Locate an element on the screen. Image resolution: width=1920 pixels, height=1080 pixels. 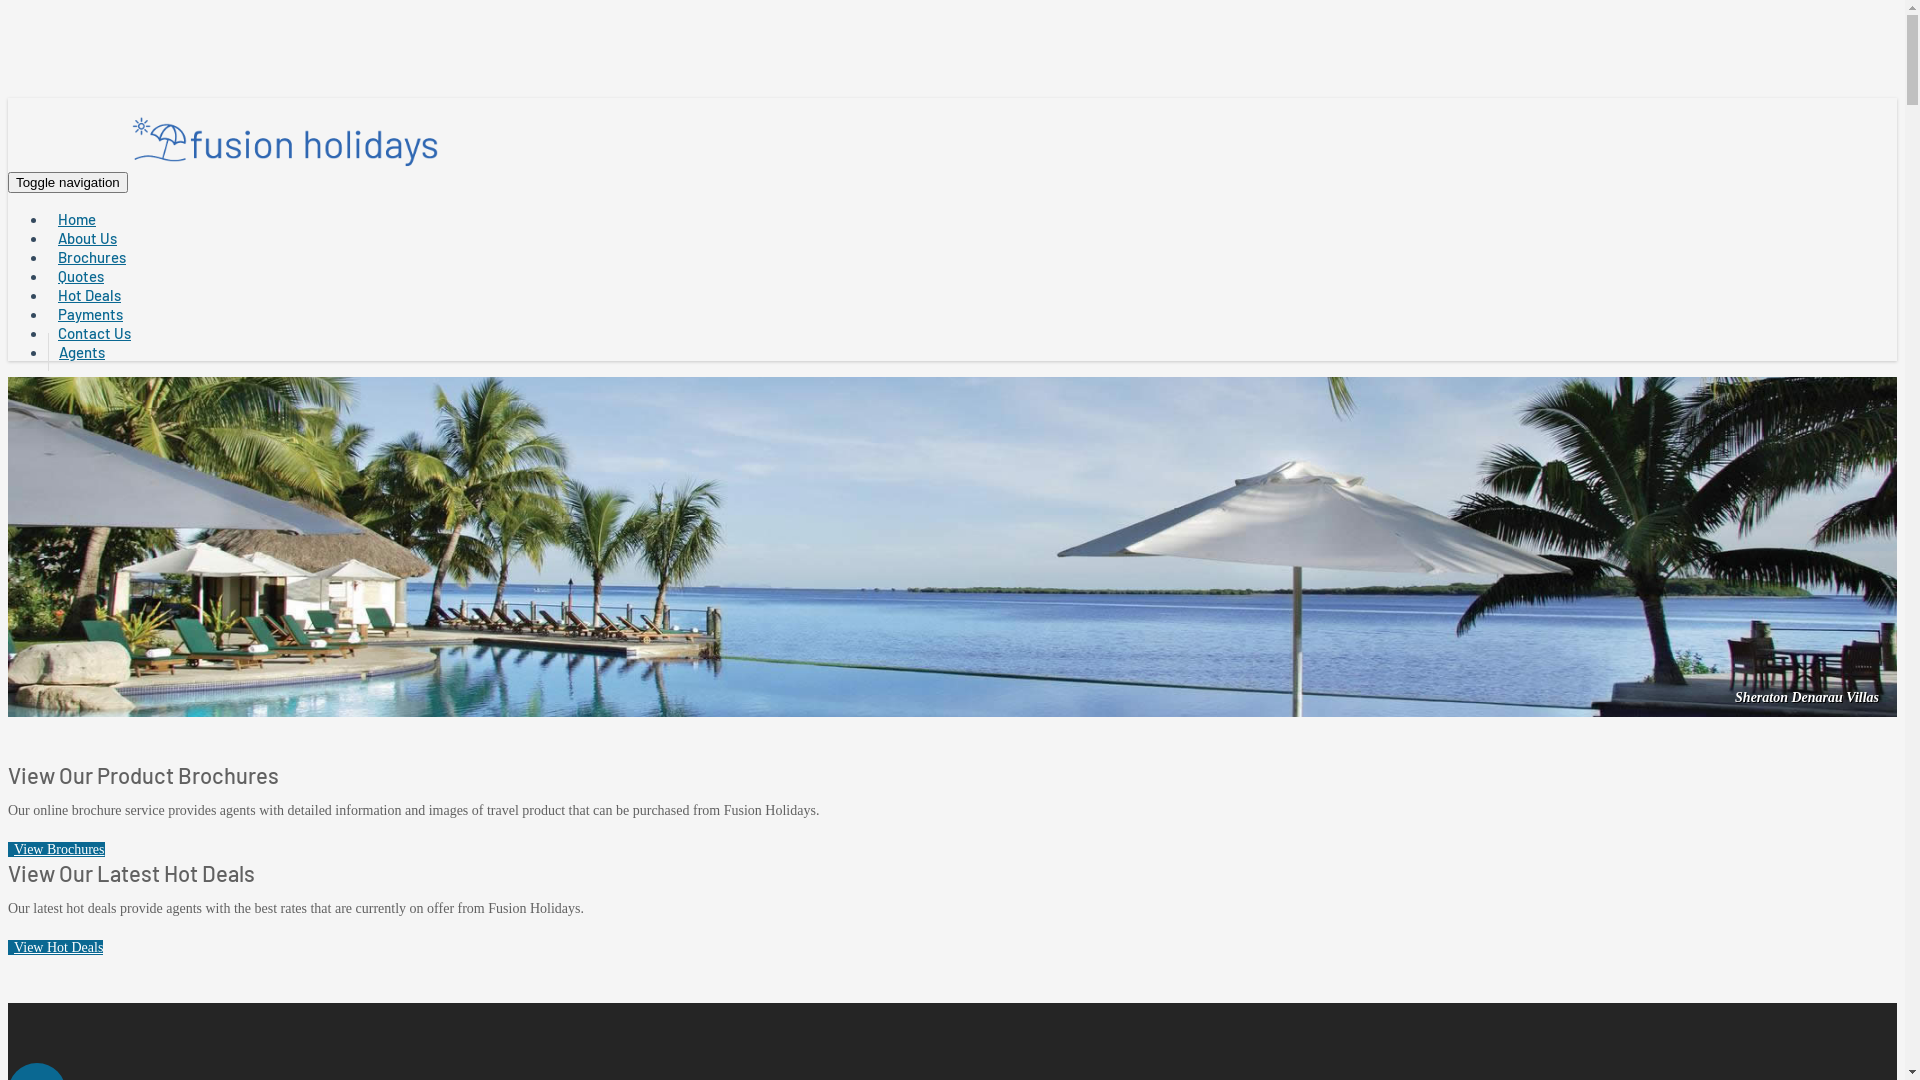
'Quotes' is located at coordinates (80, 276).